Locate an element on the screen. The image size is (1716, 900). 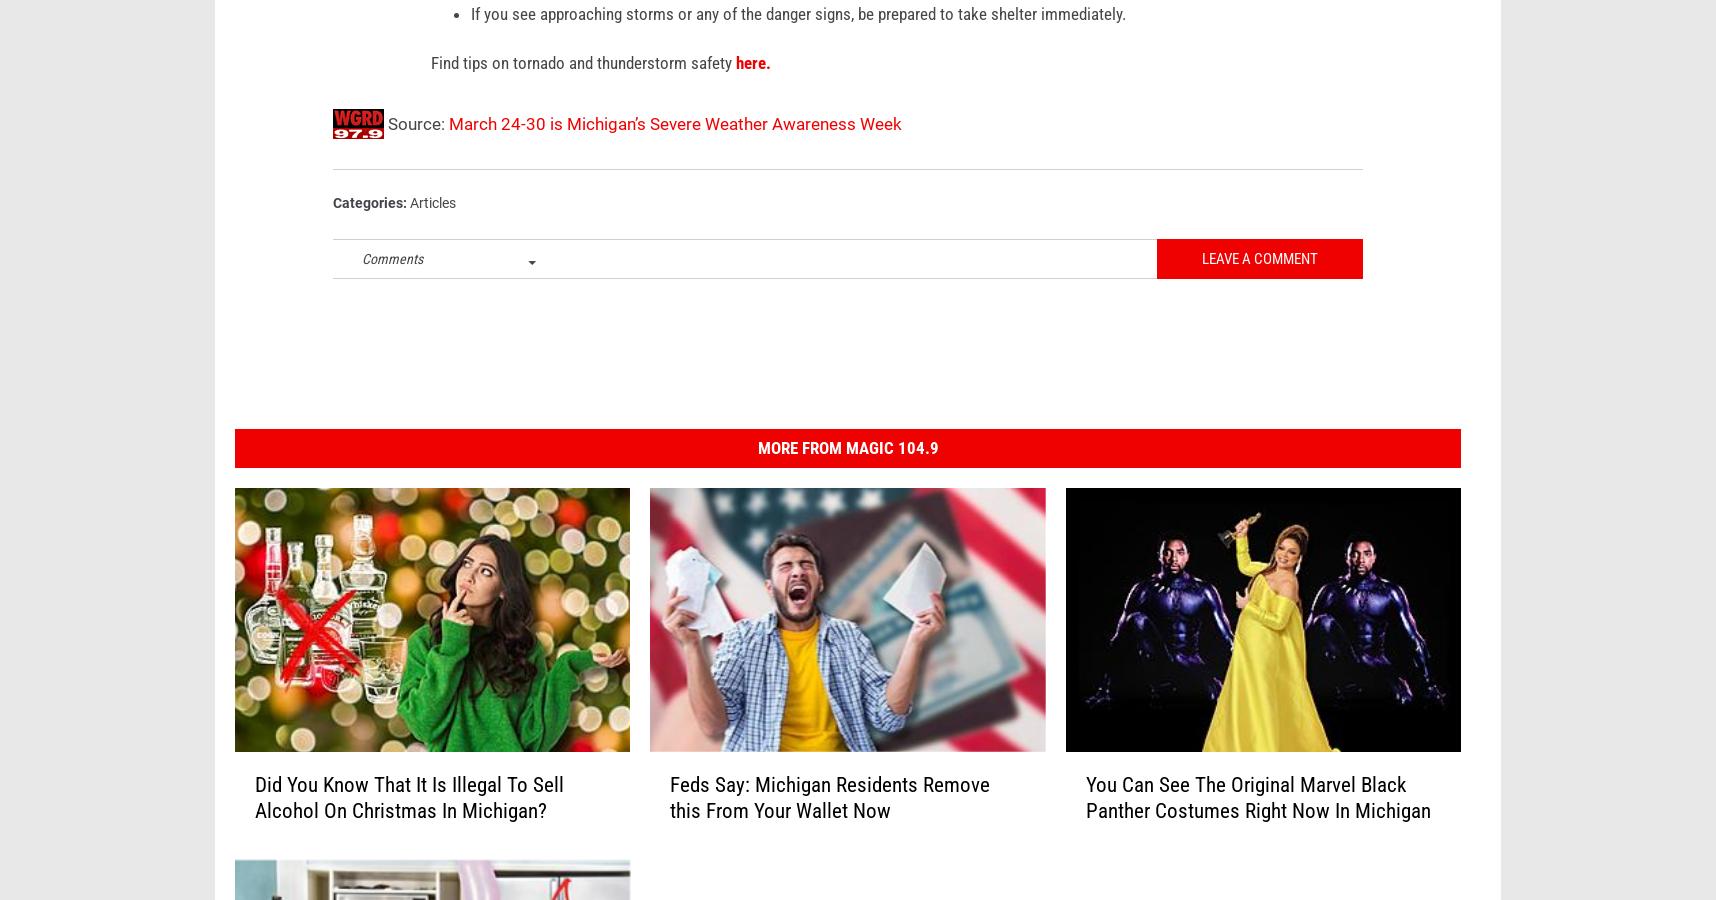
':' is located at coordinates (406, 233).